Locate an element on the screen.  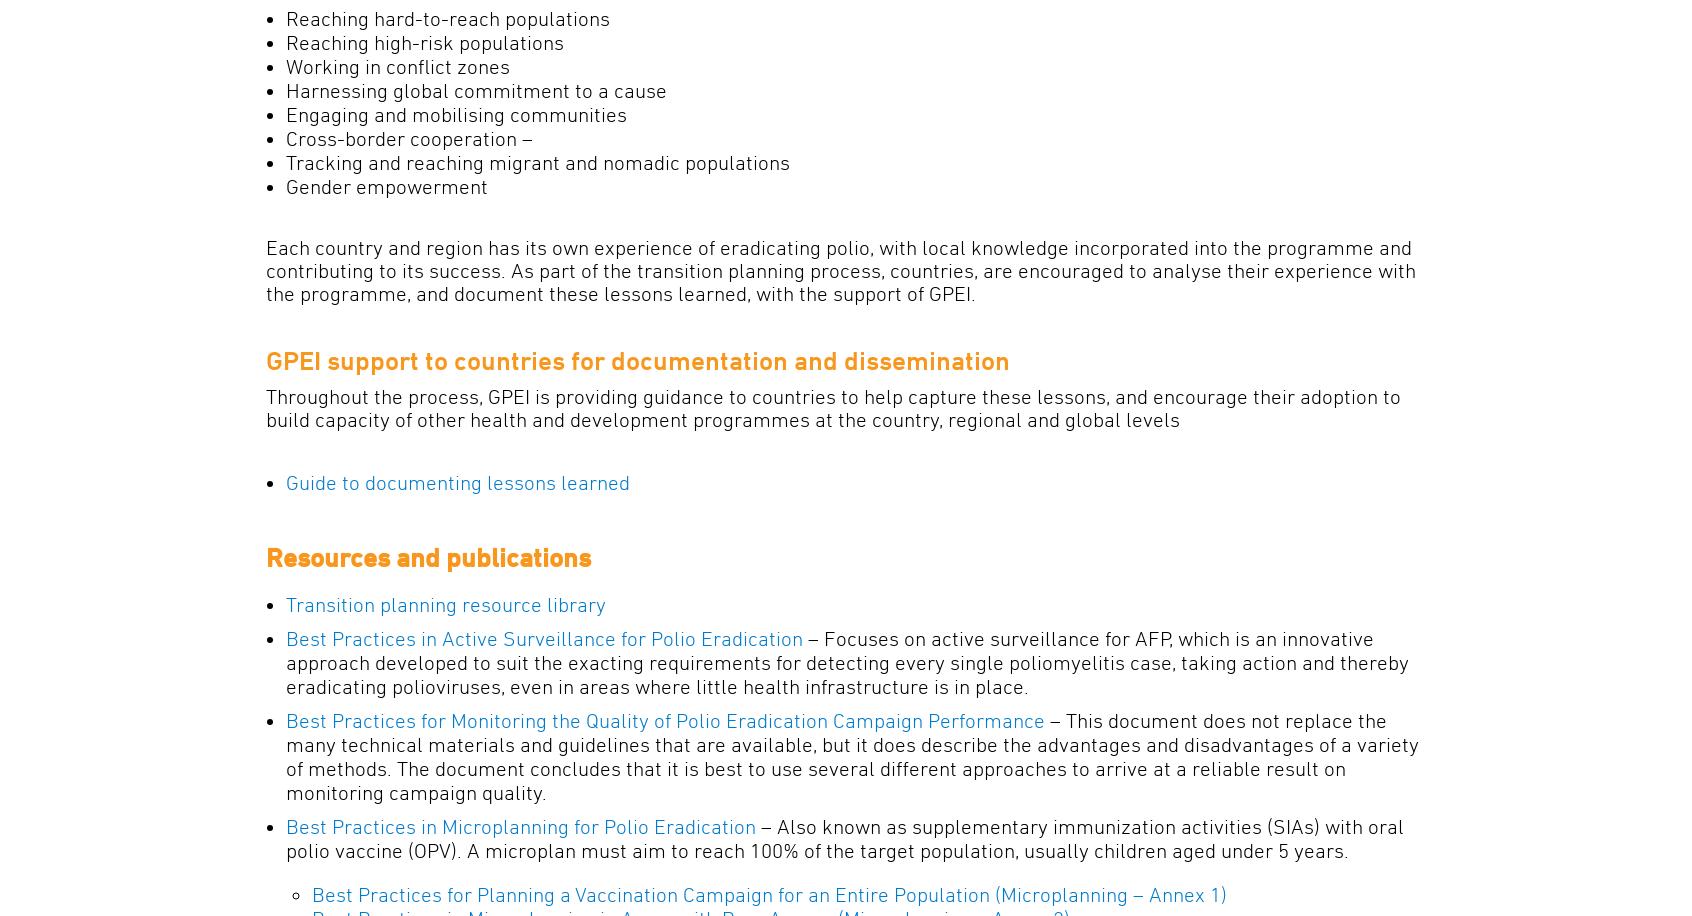
'GPEI support to countries for documentation and dissemination' is located at coordinates (638, 359).